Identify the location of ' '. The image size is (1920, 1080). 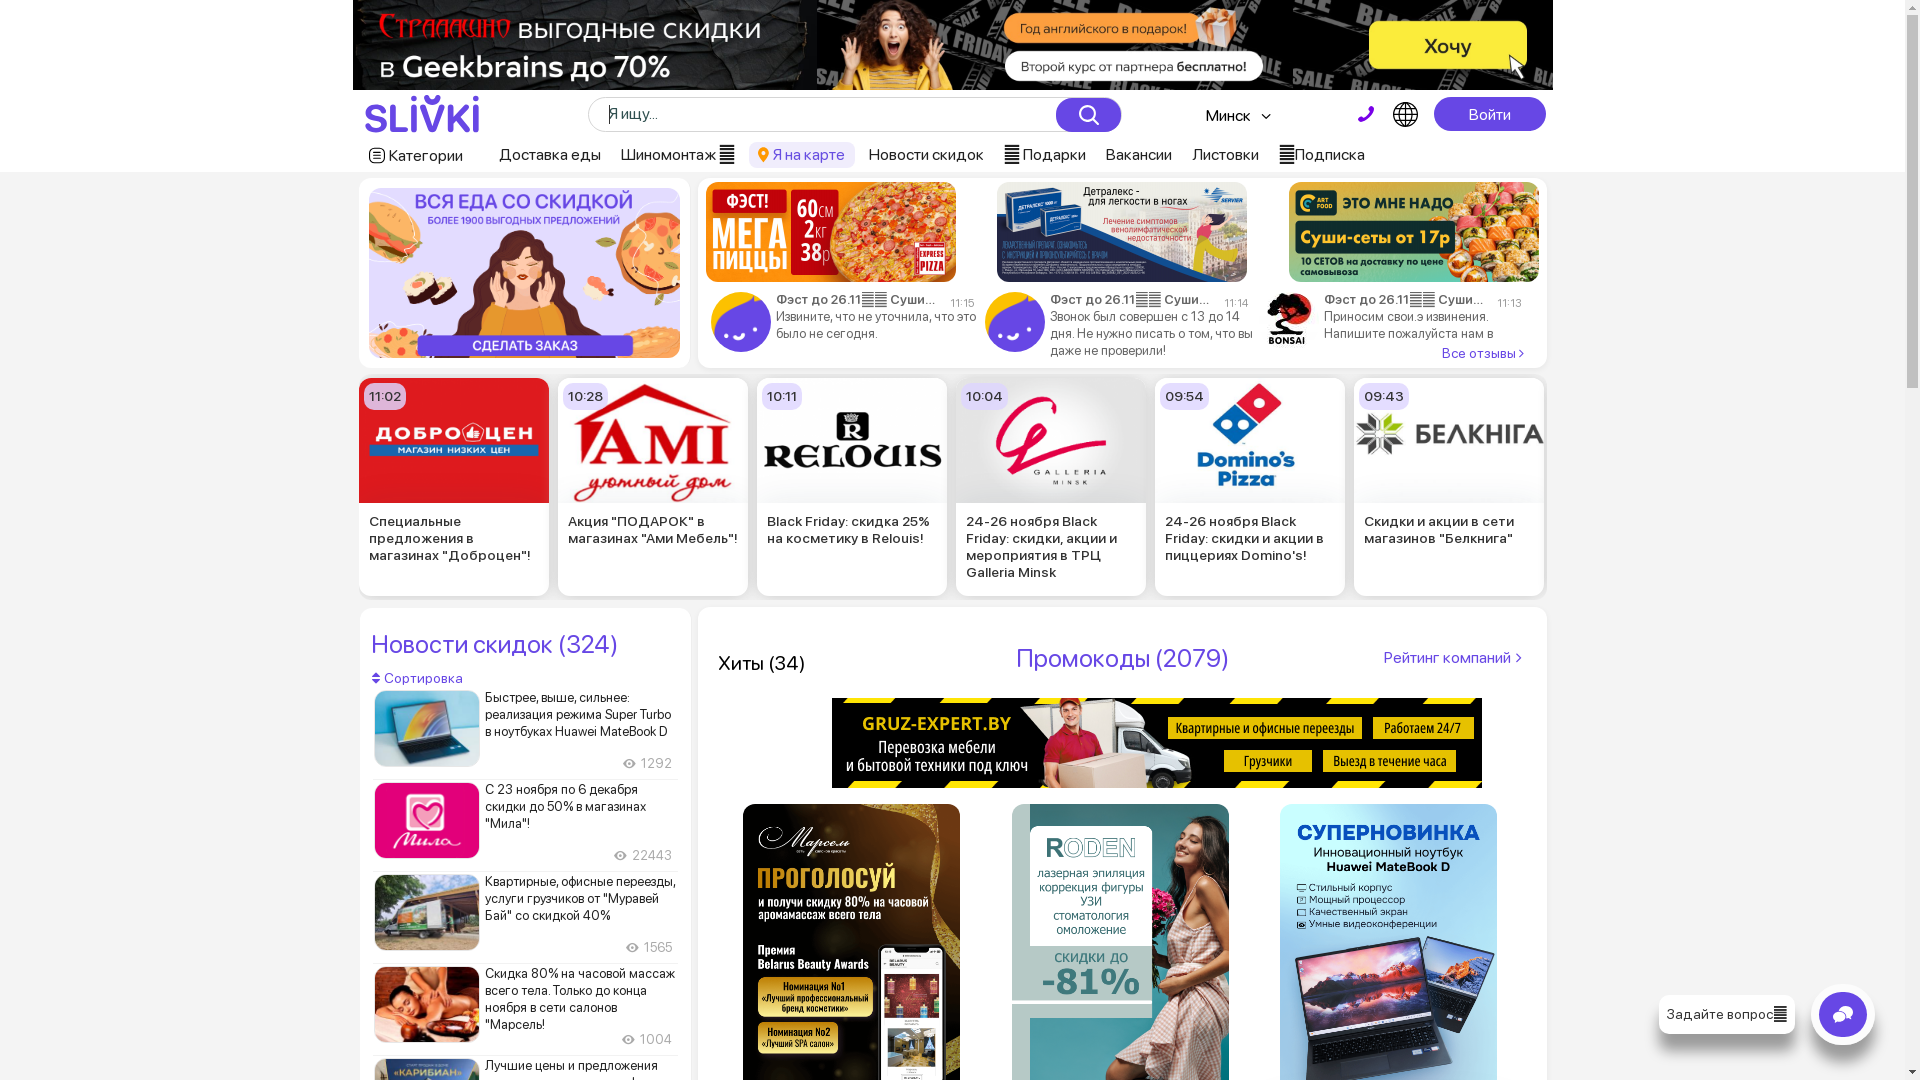
(1365, 114).